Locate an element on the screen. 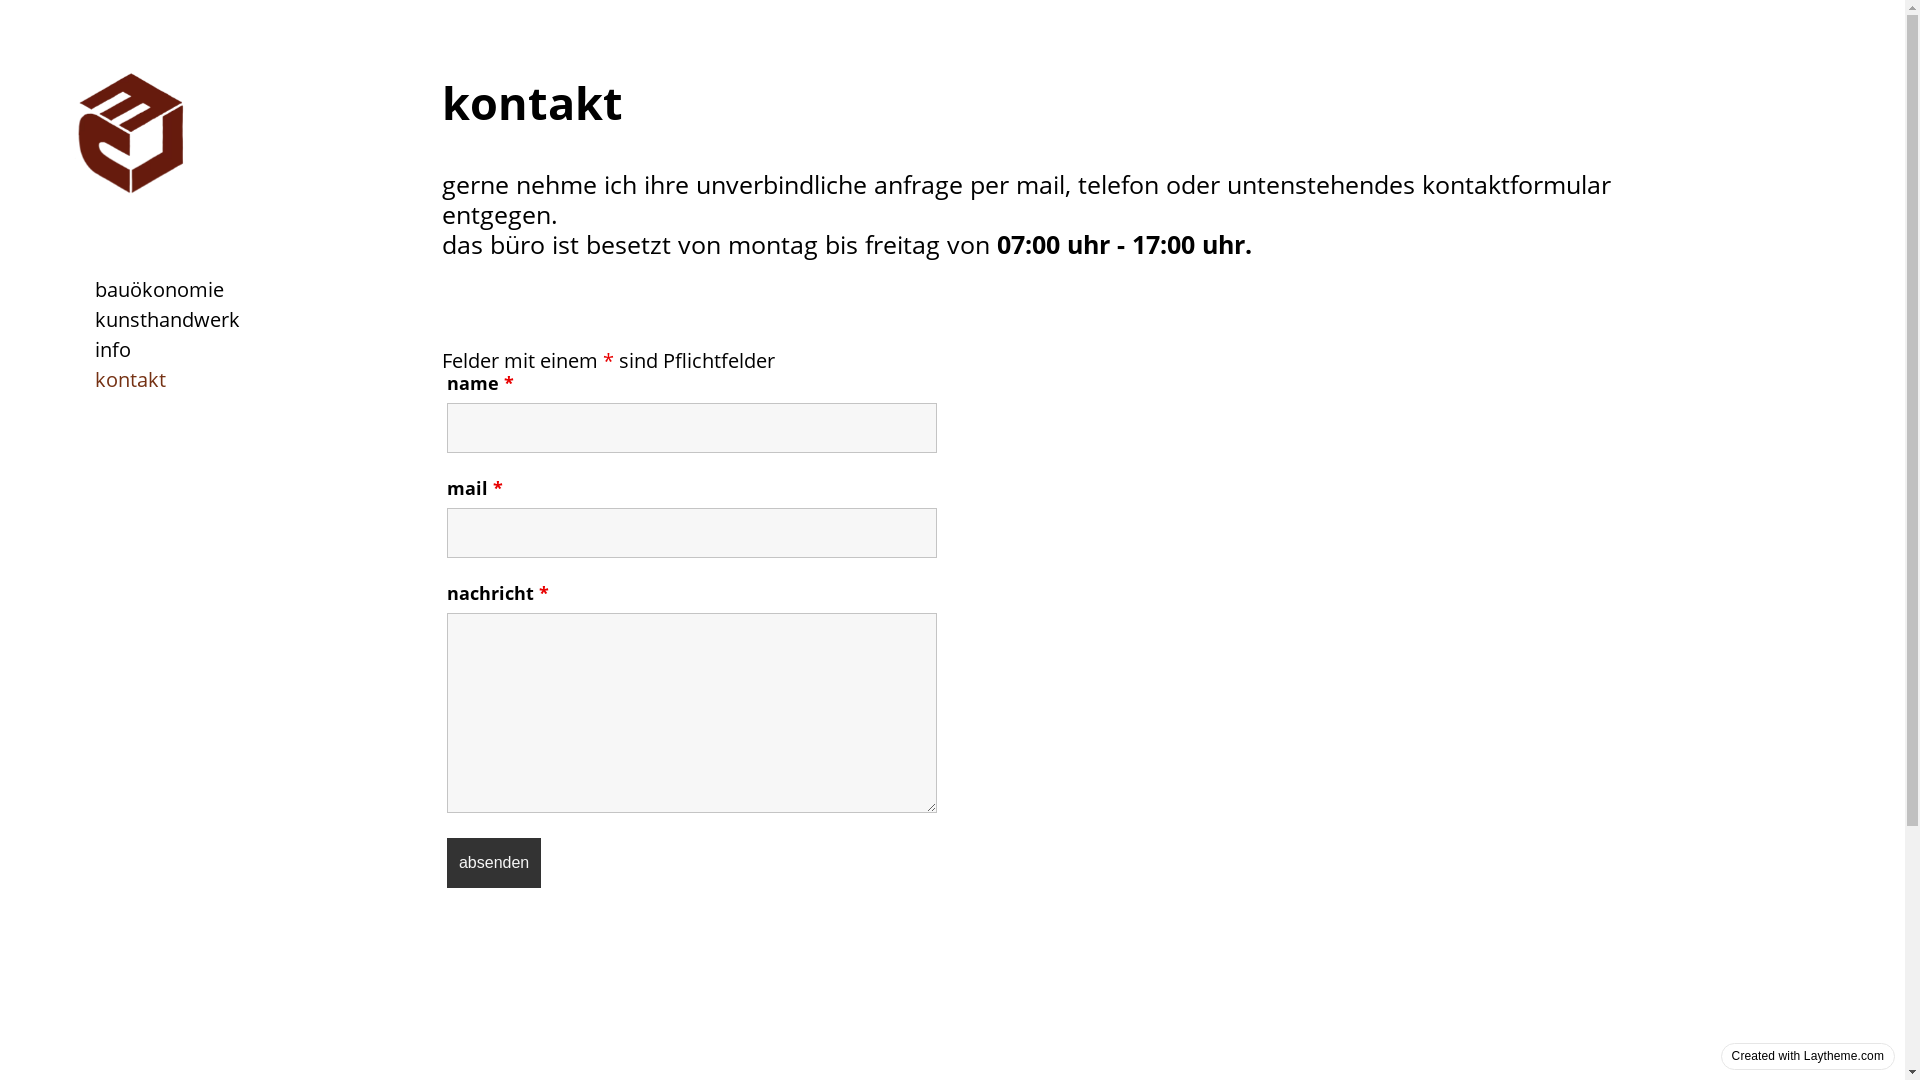 This screenshot has height=1080, width=1920. 'kontakt' is located at coordinates (129, 379).